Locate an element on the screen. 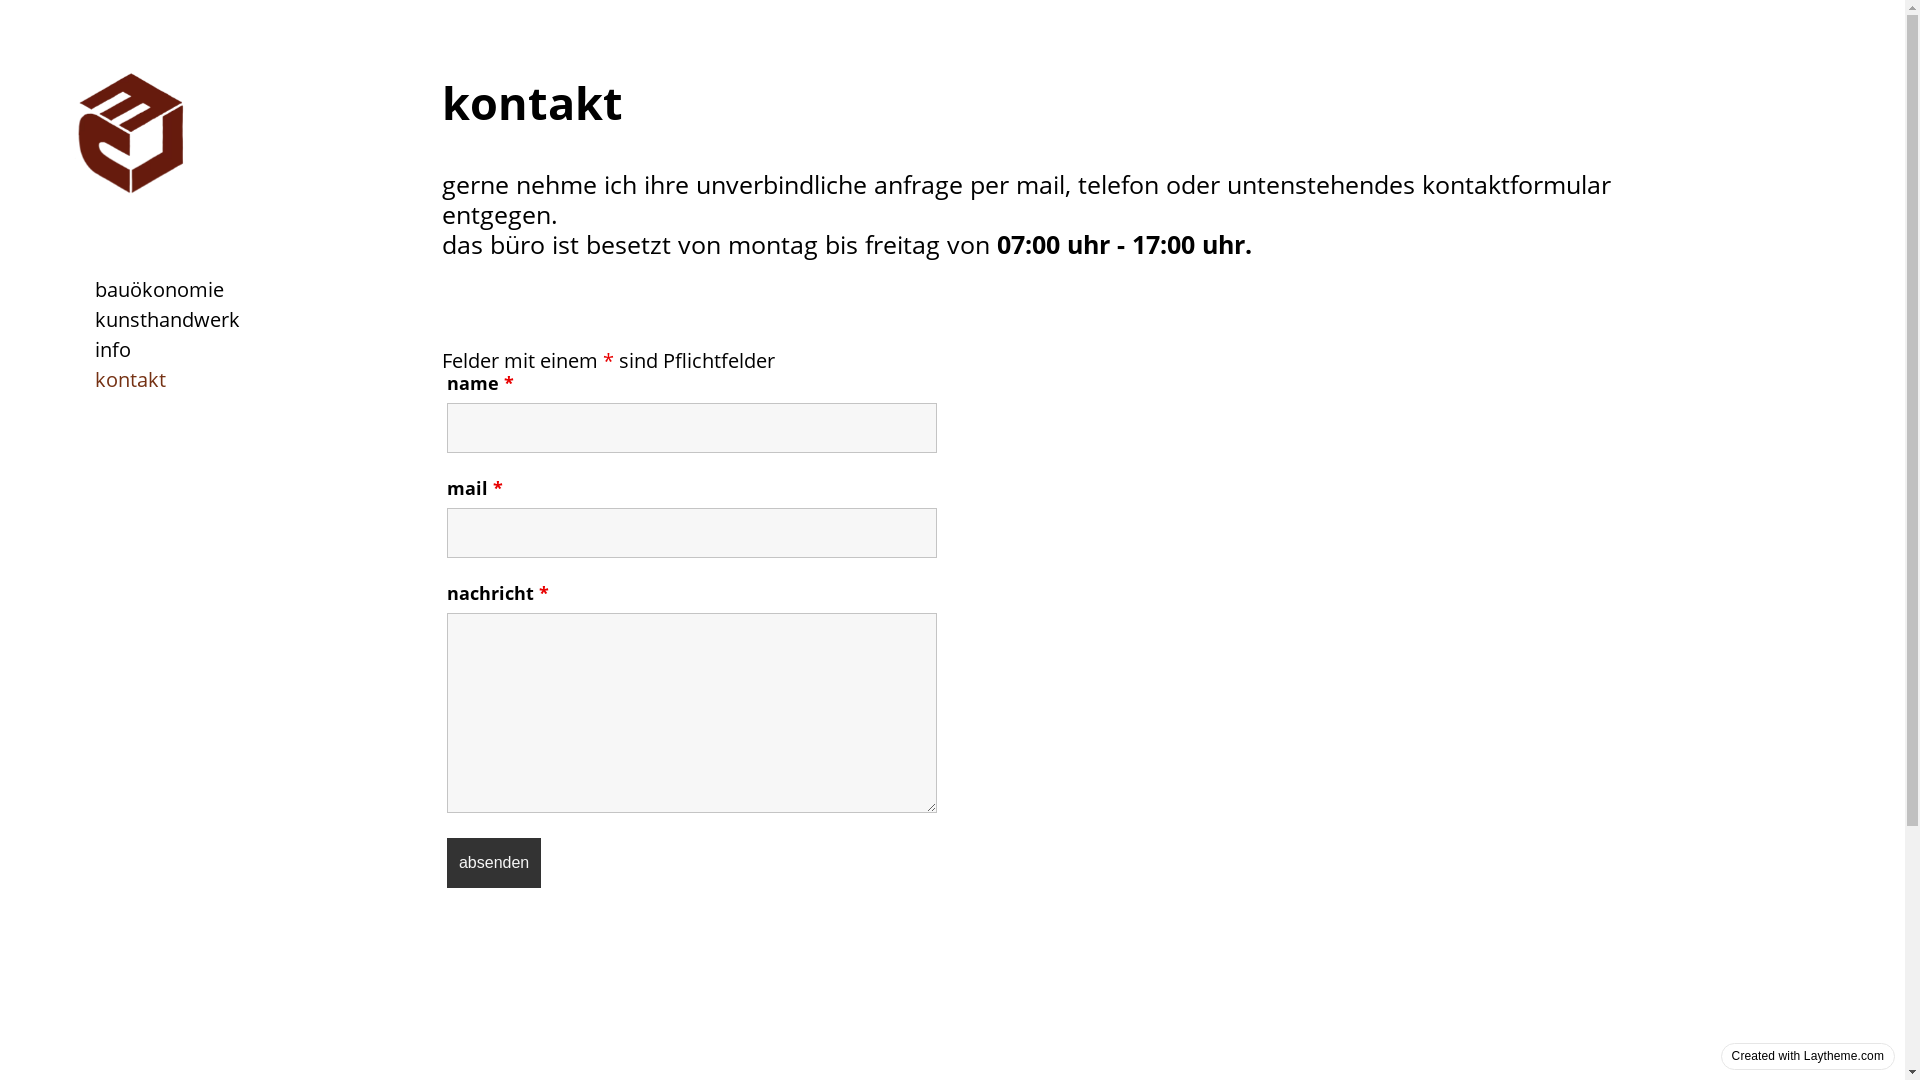 This screenshot has height=1080, width=1920. 'kontakt' is located at coordinates (129, 379).